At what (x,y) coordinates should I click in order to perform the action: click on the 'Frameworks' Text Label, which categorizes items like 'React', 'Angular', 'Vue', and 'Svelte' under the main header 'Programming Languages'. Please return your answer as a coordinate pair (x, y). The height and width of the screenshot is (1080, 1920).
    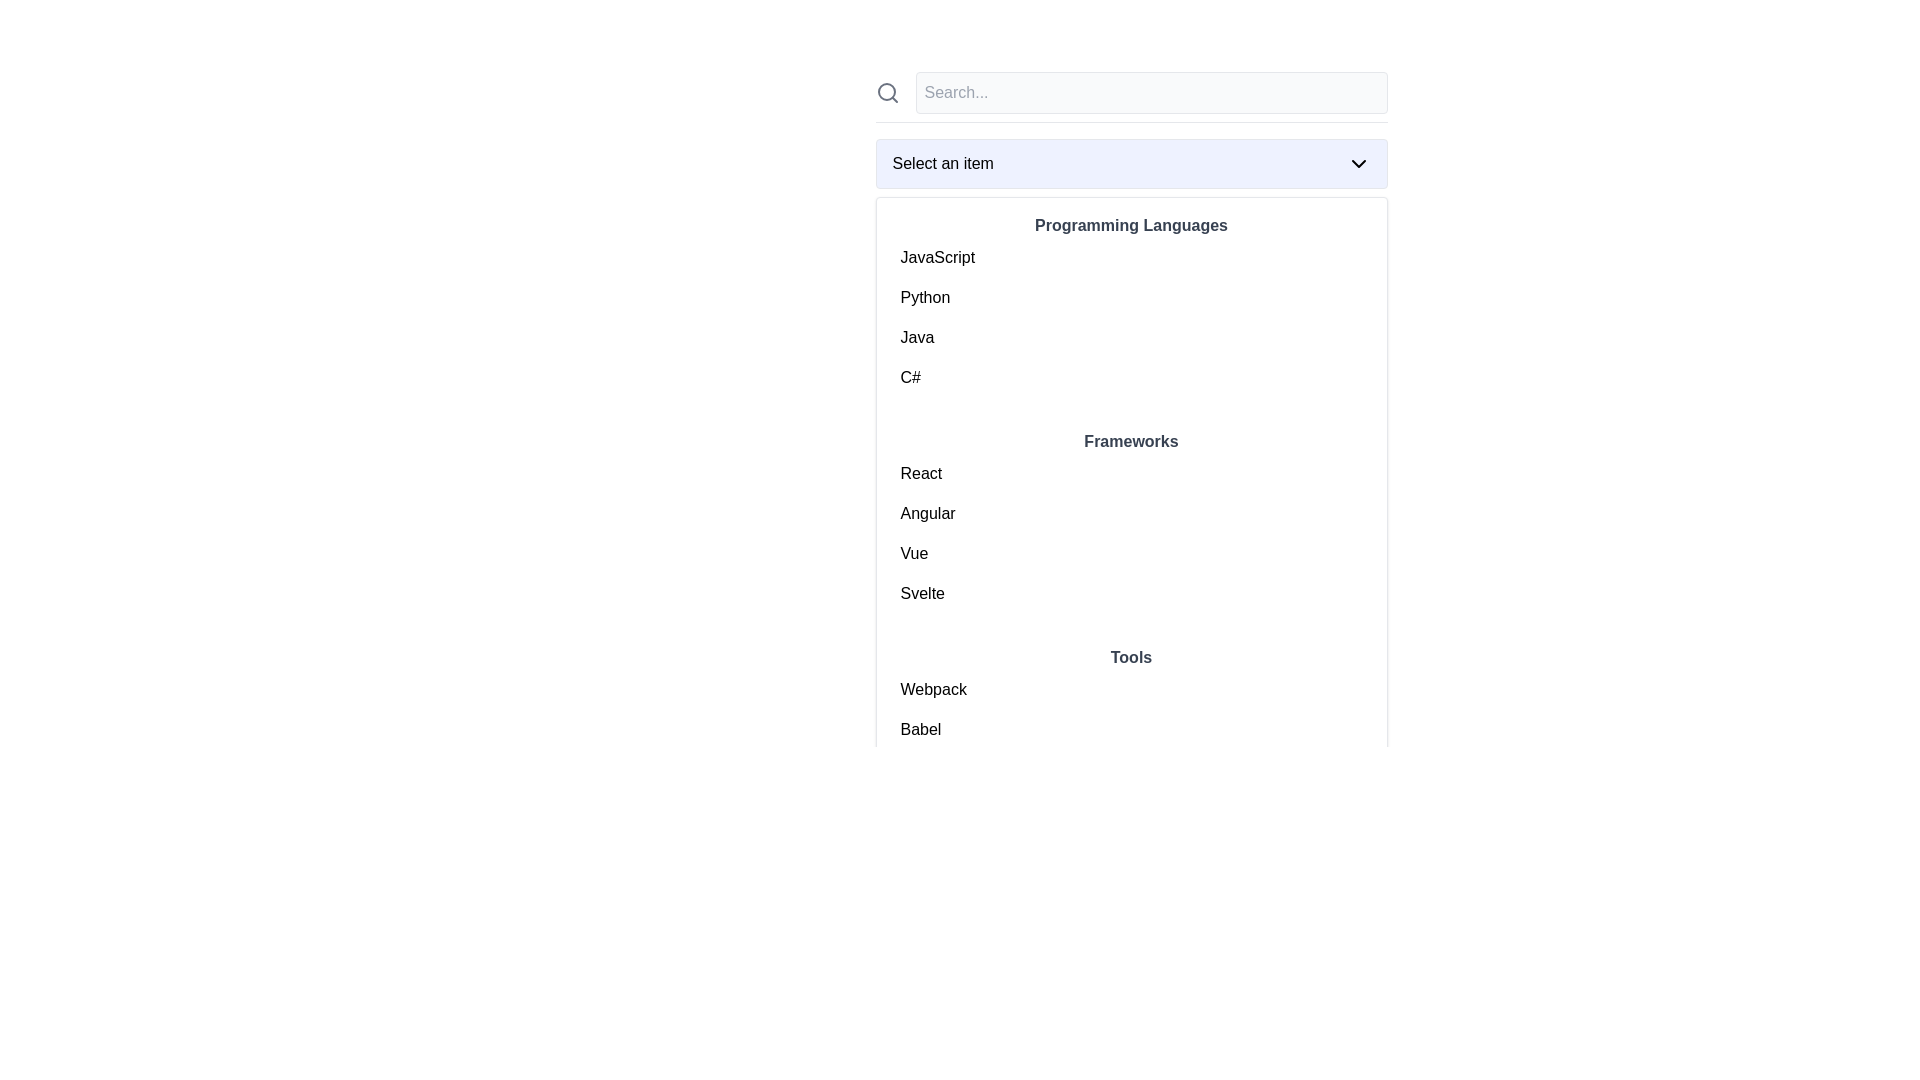
    Looking at the image, I should click on (1131, 441).